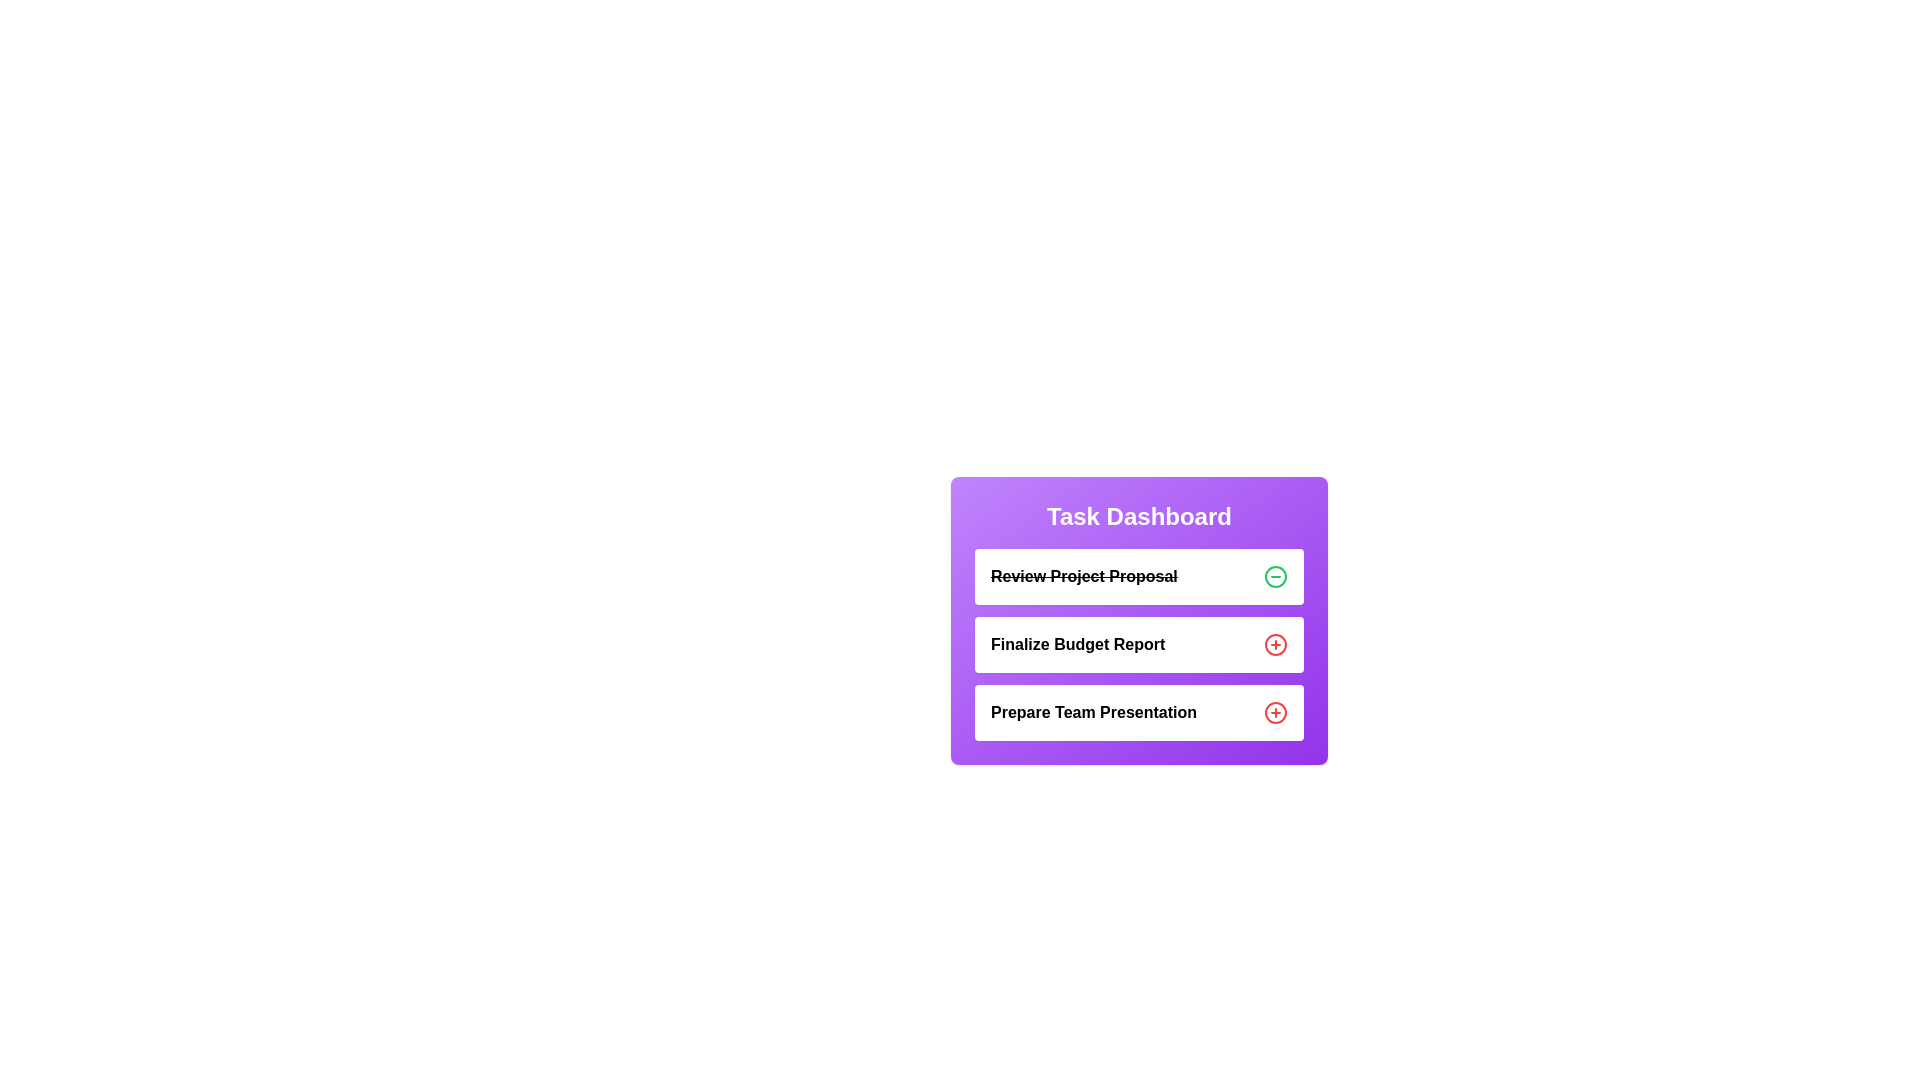 This screenshot has height=1080, width=1920. I want to click on the button next to the task "Prepare Team Presentation" to toggle its state, so click(1275, 712).